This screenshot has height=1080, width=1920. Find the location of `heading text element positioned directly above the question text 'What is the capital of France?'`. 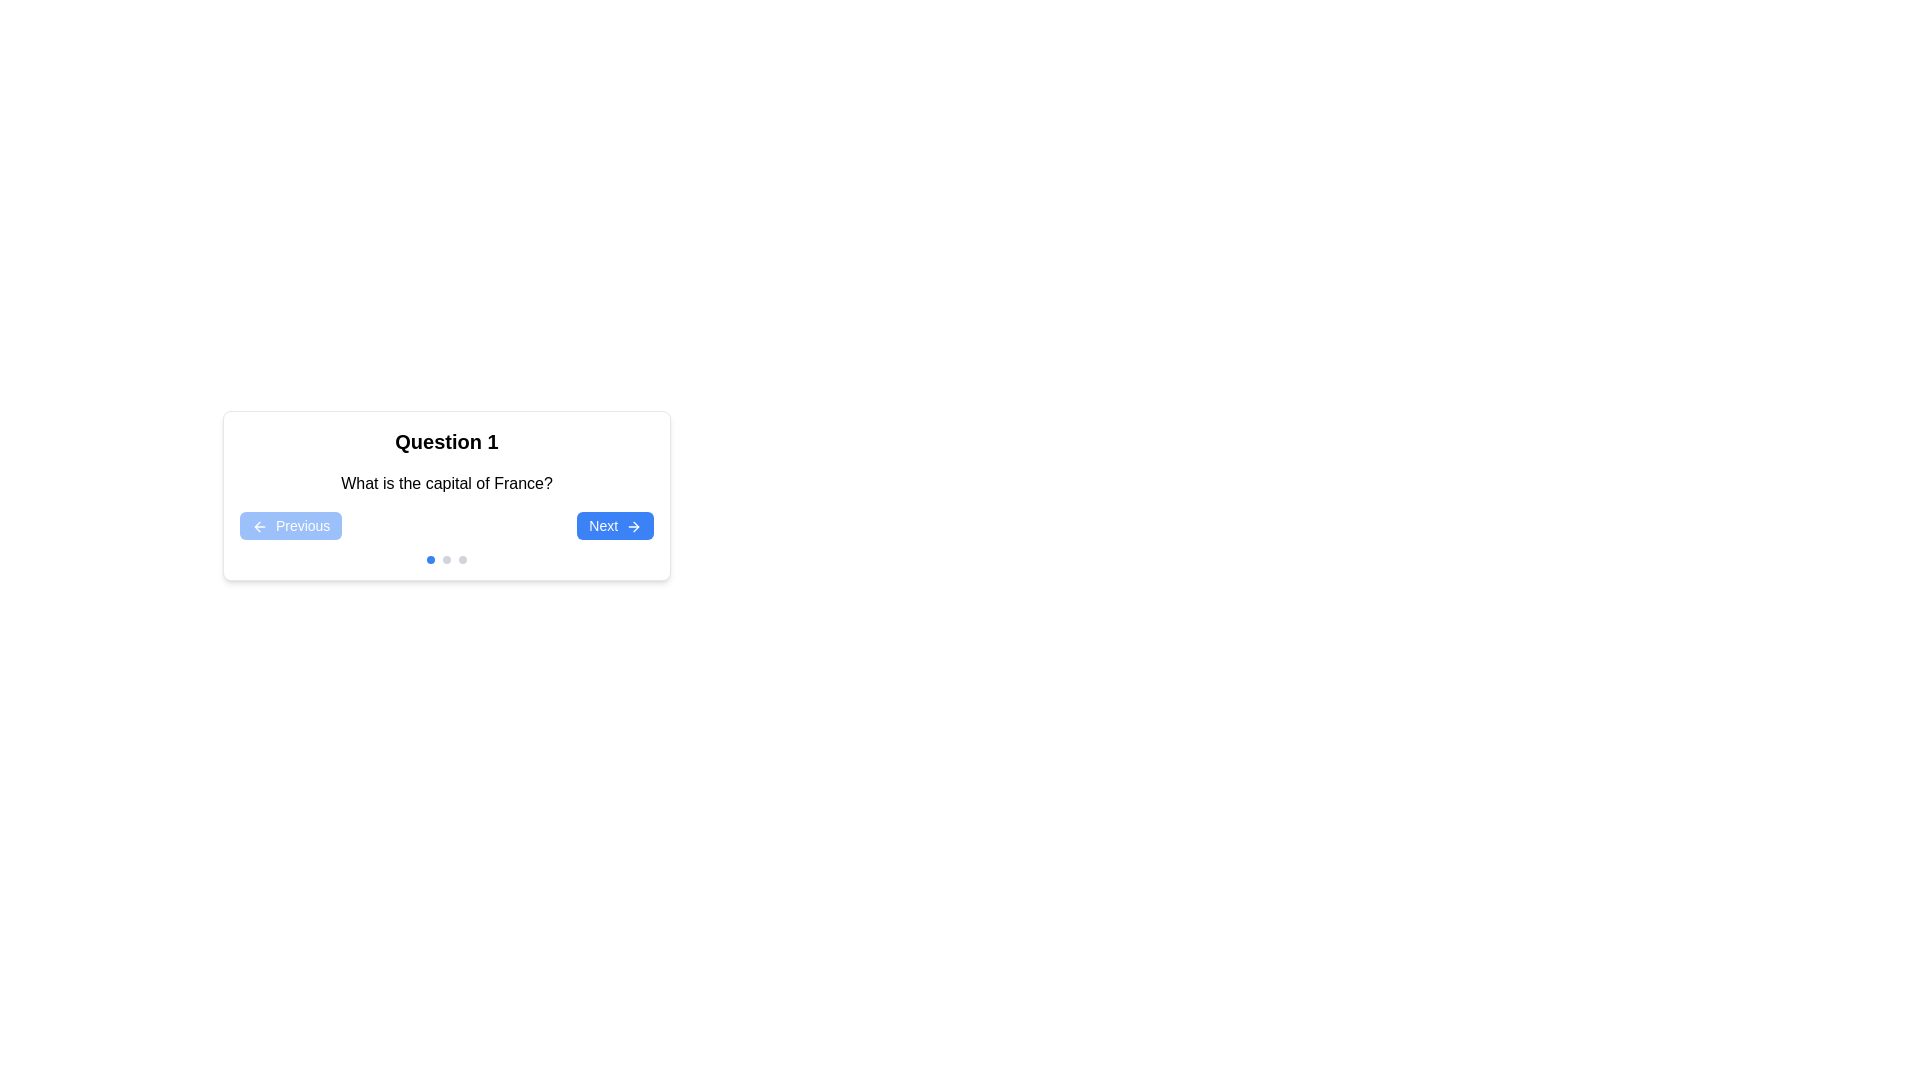

heading text element positioned directly above the question text 'What is the capital of France?' is located at coordinates (445, 441).